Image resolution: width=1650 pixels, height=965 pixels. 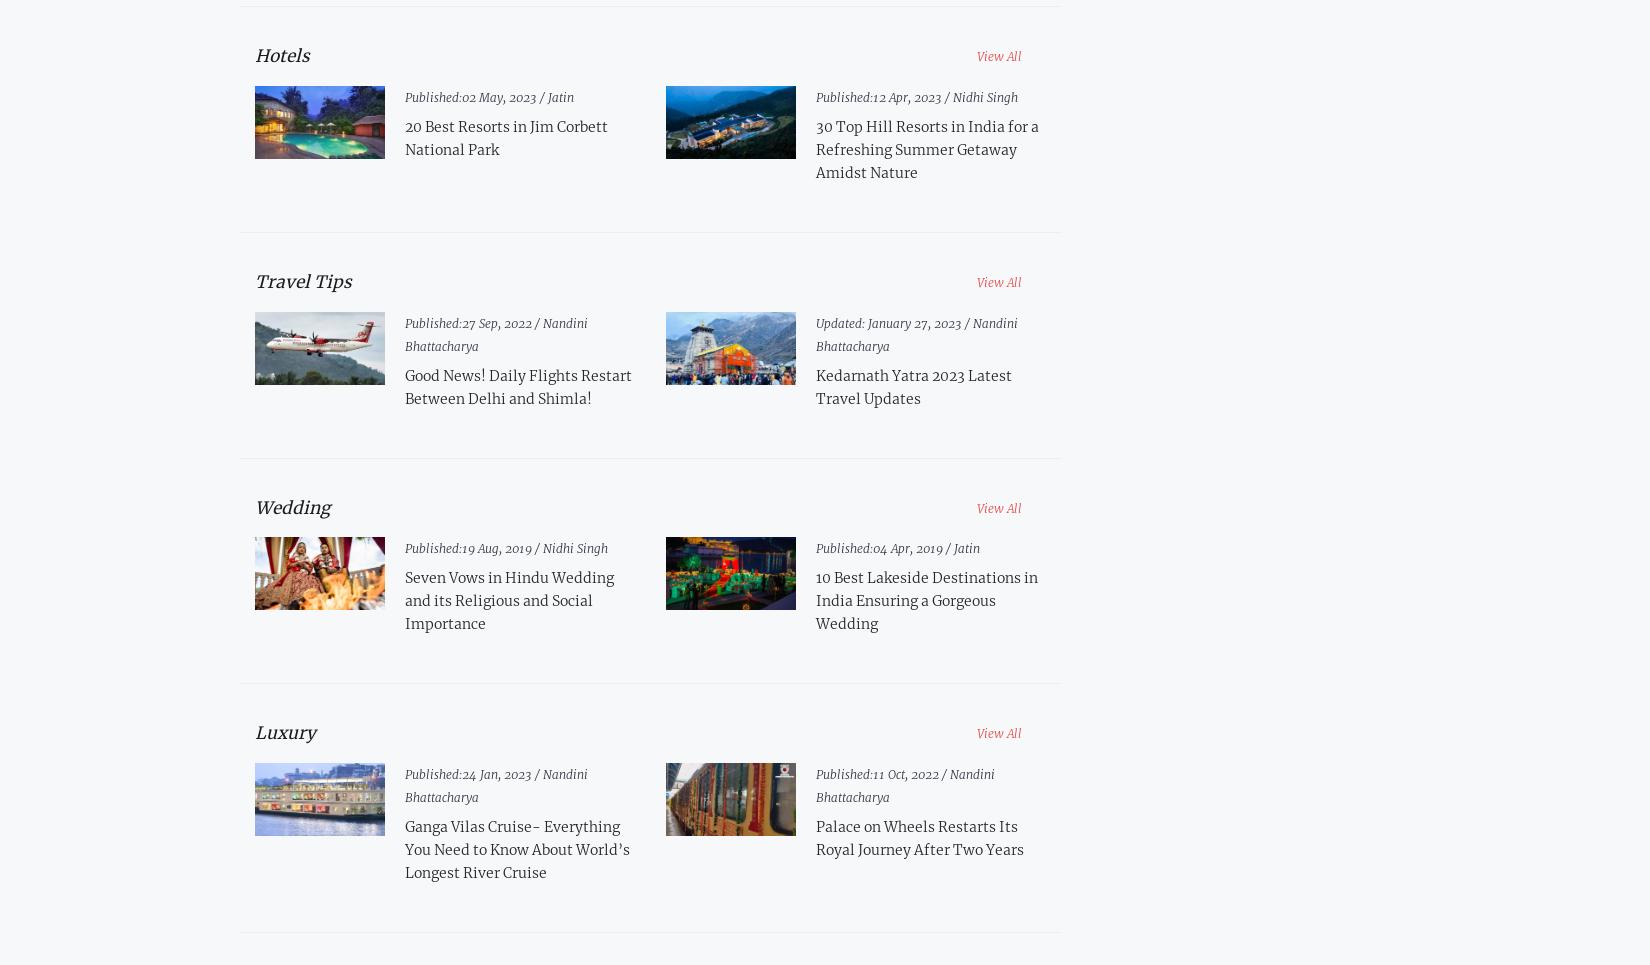 What do you see at coordinates (500, 321) in the screenshot?
I see `'27 Sep, 2022 /'` at bounding box center [500, 321].